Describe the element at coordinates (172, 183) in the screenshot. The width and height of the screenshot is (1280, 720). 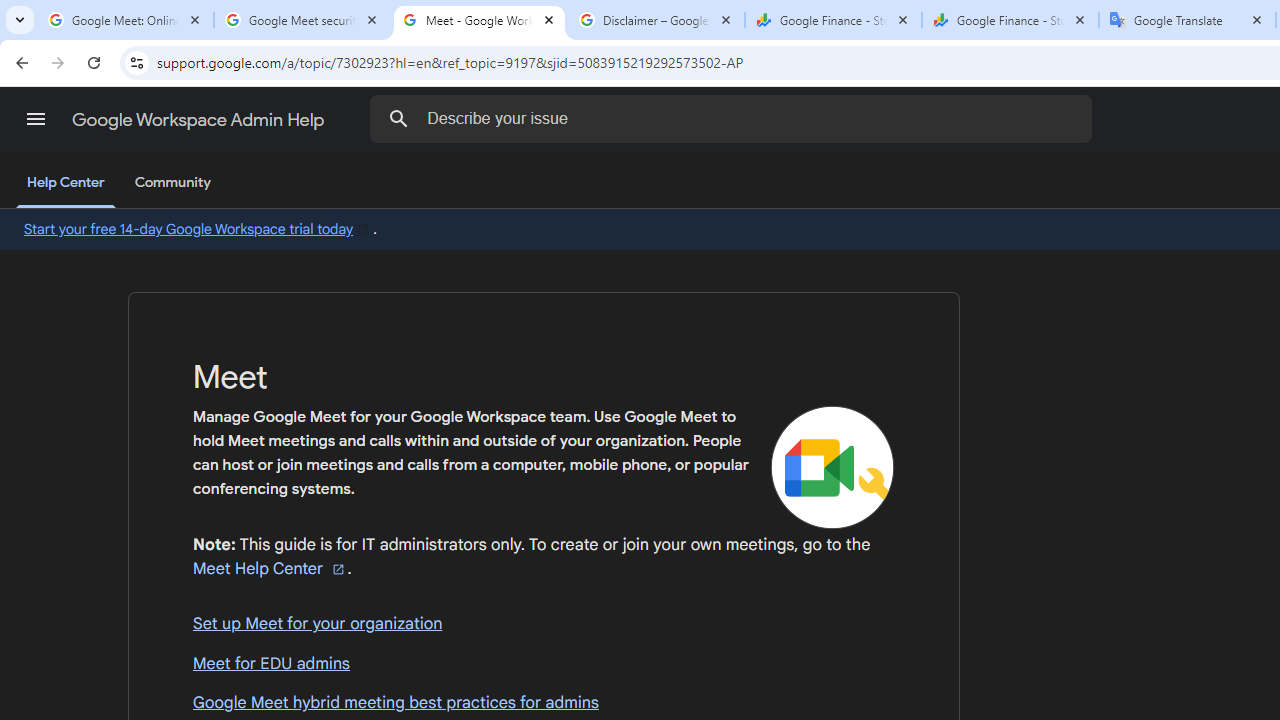
I see `'Community'` at that location.